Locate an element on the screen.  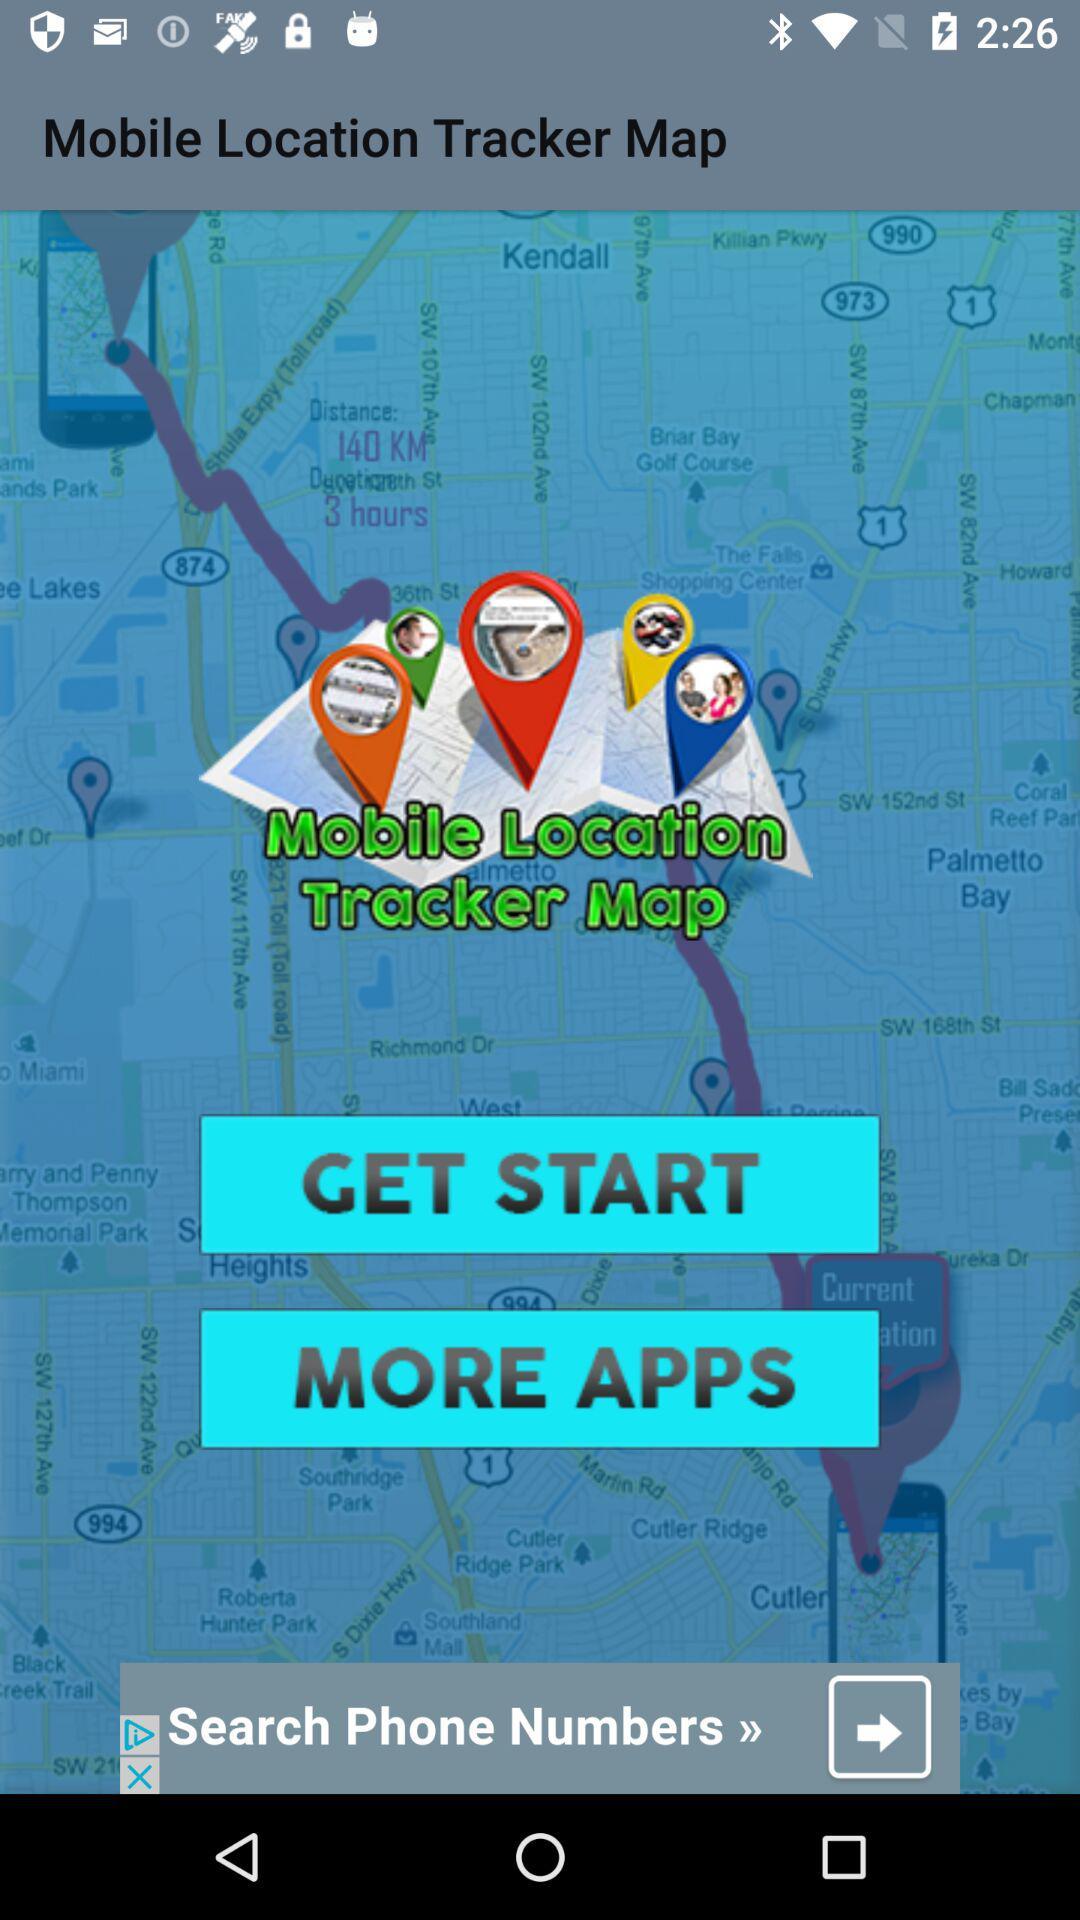
start option is located at coordinates (540, 1184).